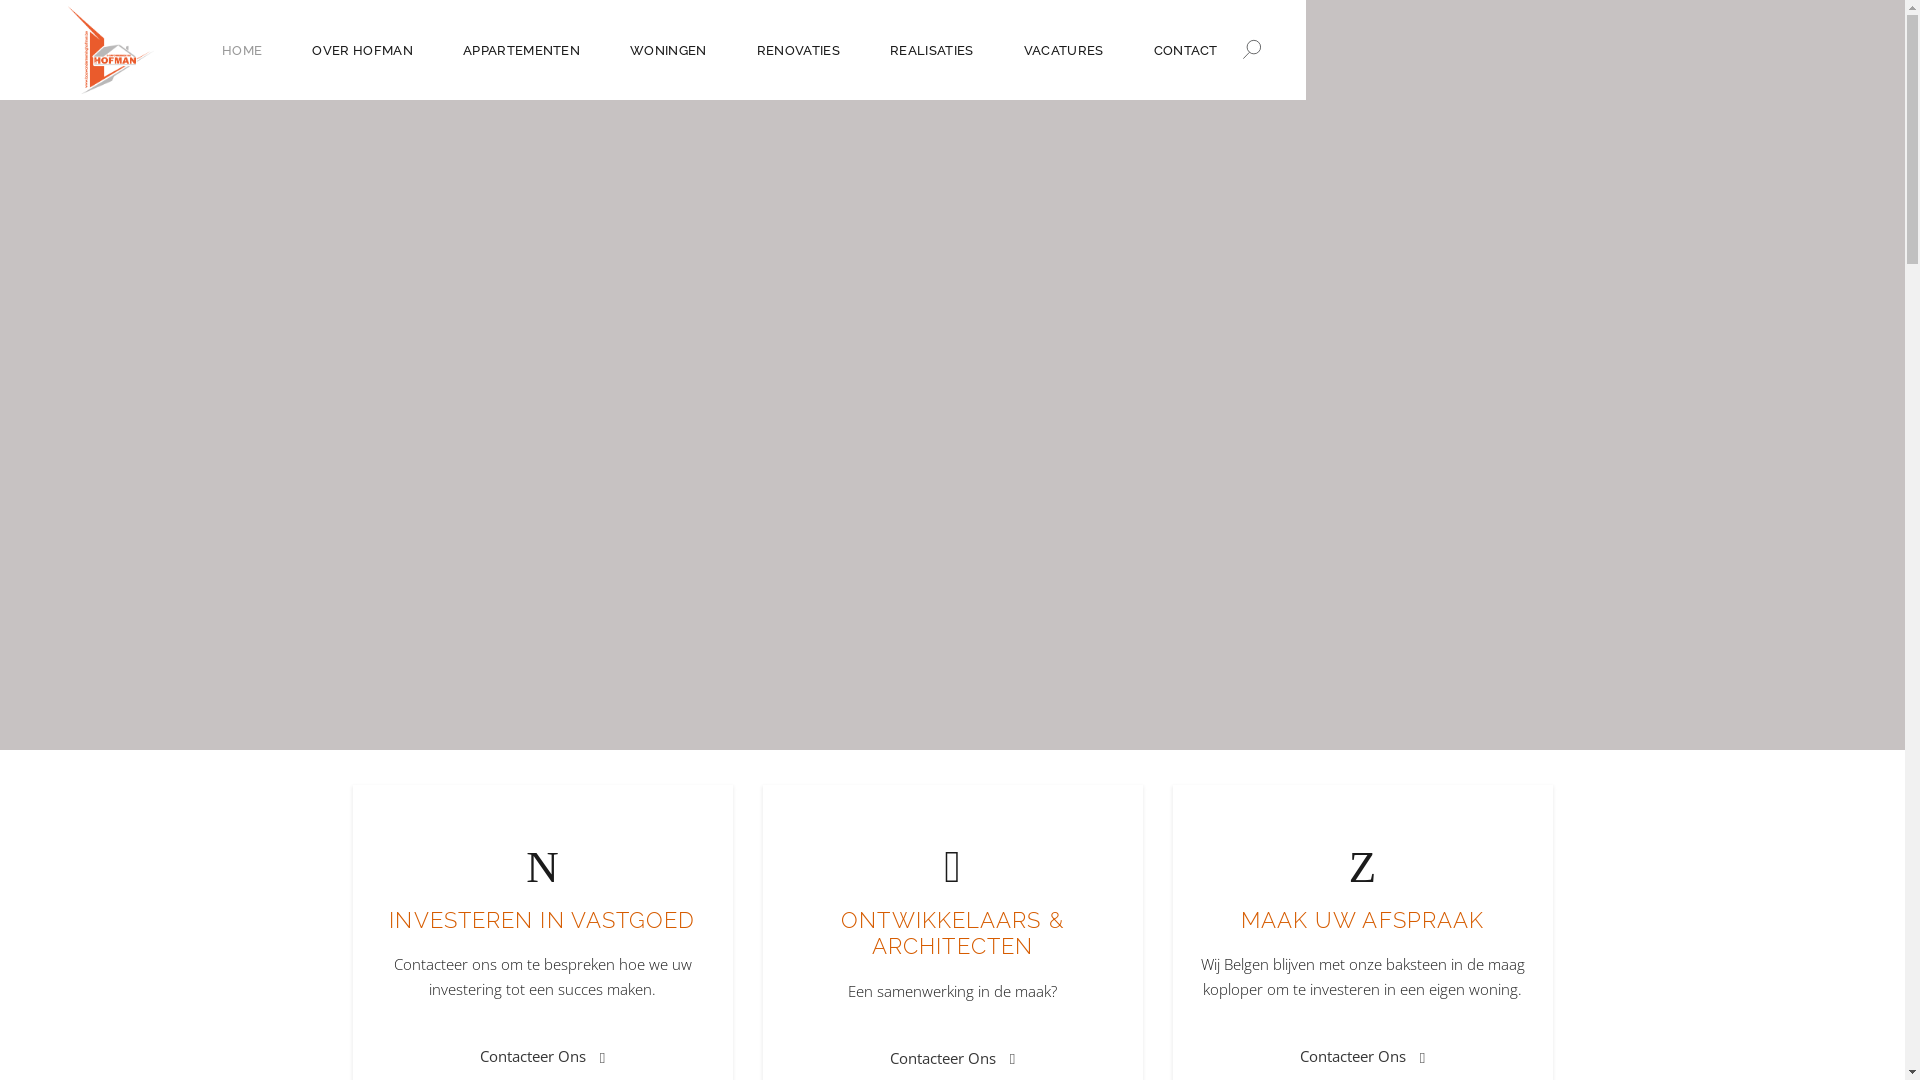 The image size is (1920, 1080). I want to click on 'REALISATIES', so click(864, 48).